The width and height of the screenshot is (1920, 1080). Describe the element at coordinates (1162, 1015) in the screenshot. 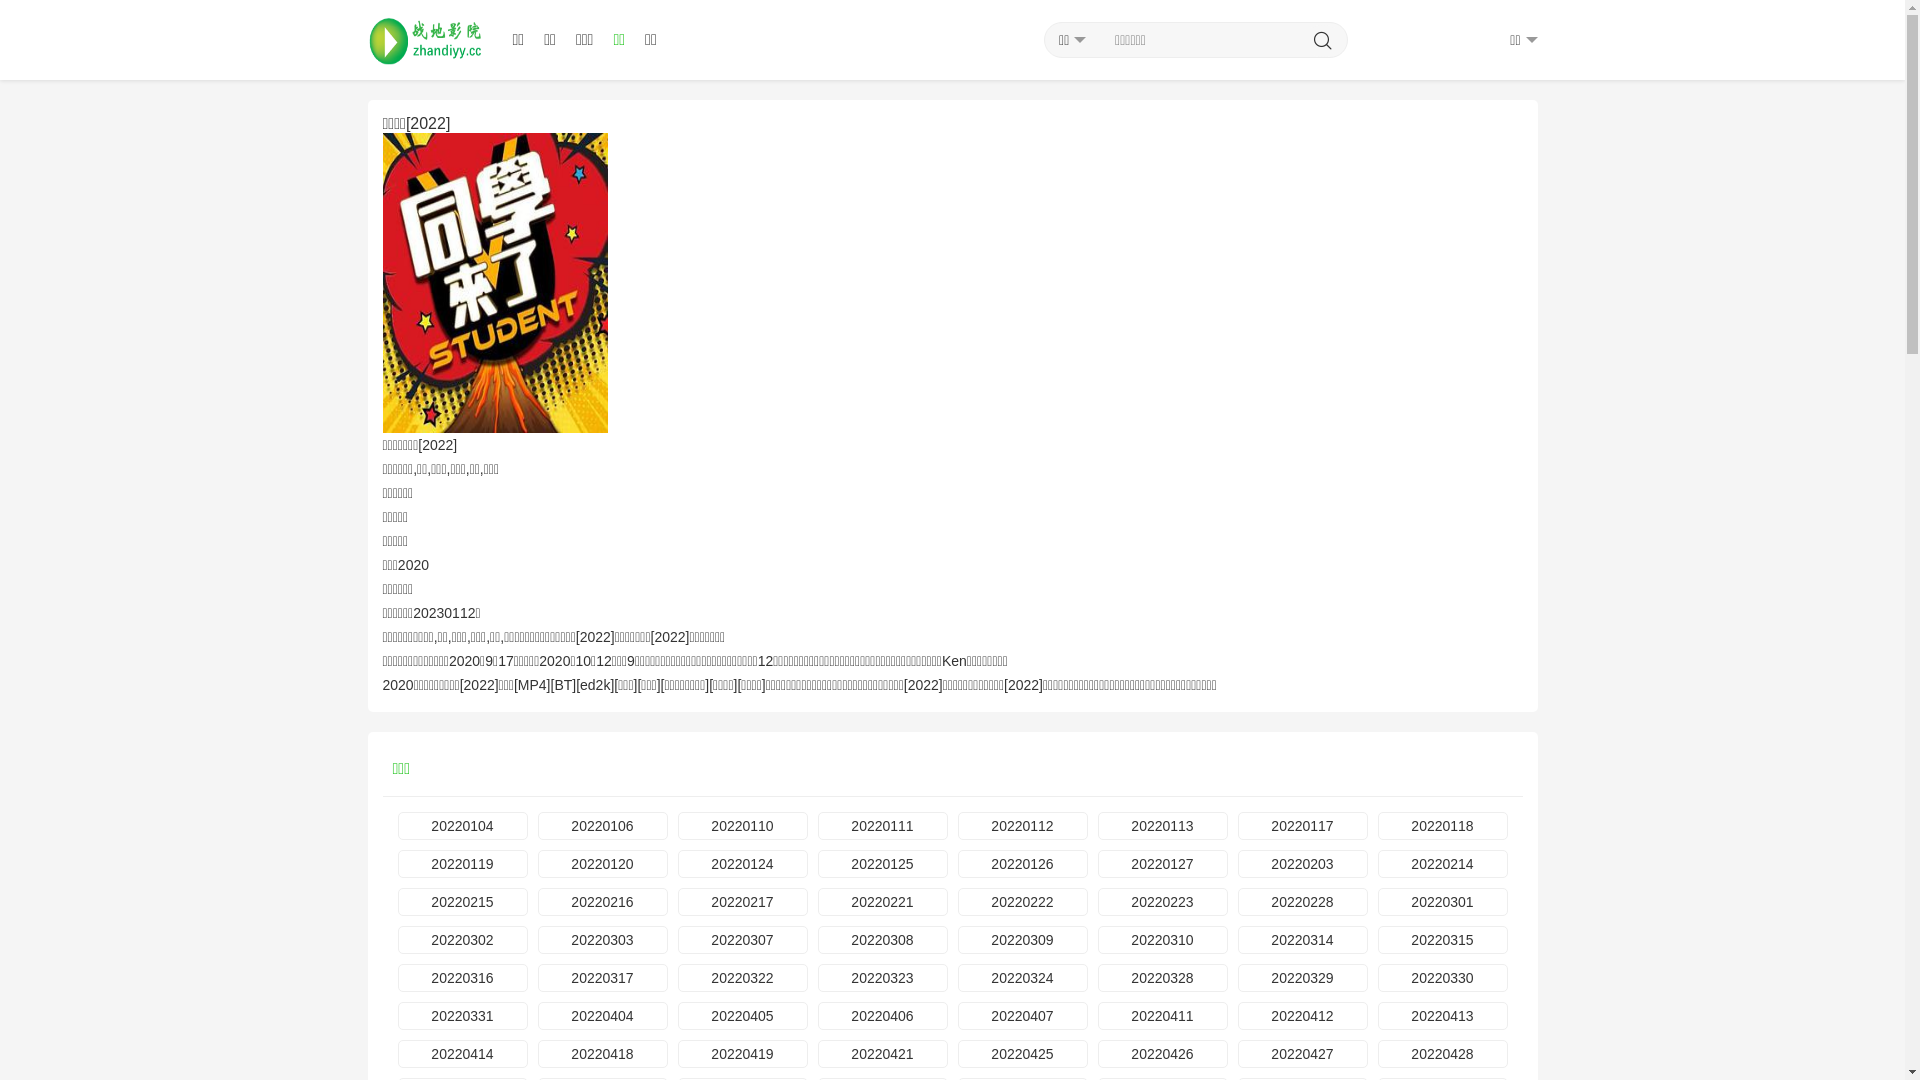

I see `'20220411'` at that location.